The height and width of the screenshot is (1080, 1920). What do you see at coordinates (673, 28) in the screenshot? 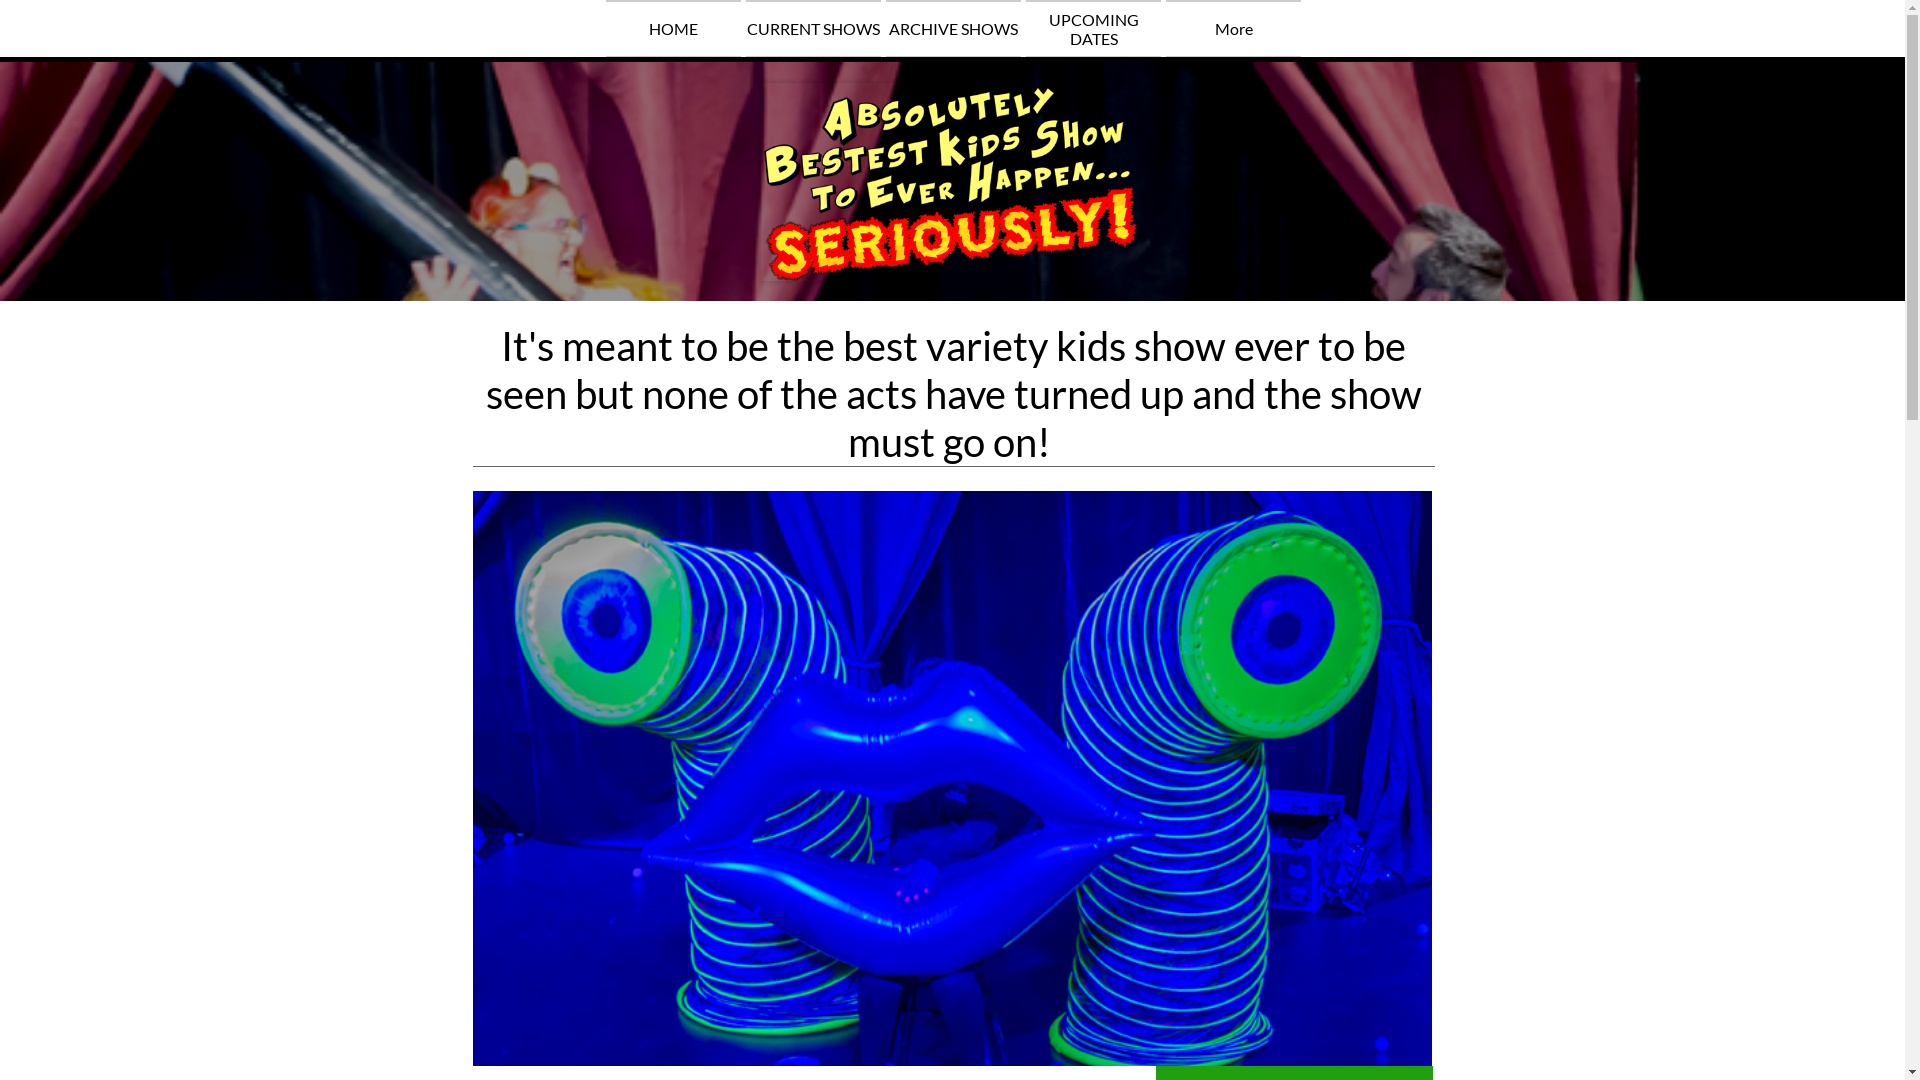
I see `'HOME'` at bounding box center [673, 28].